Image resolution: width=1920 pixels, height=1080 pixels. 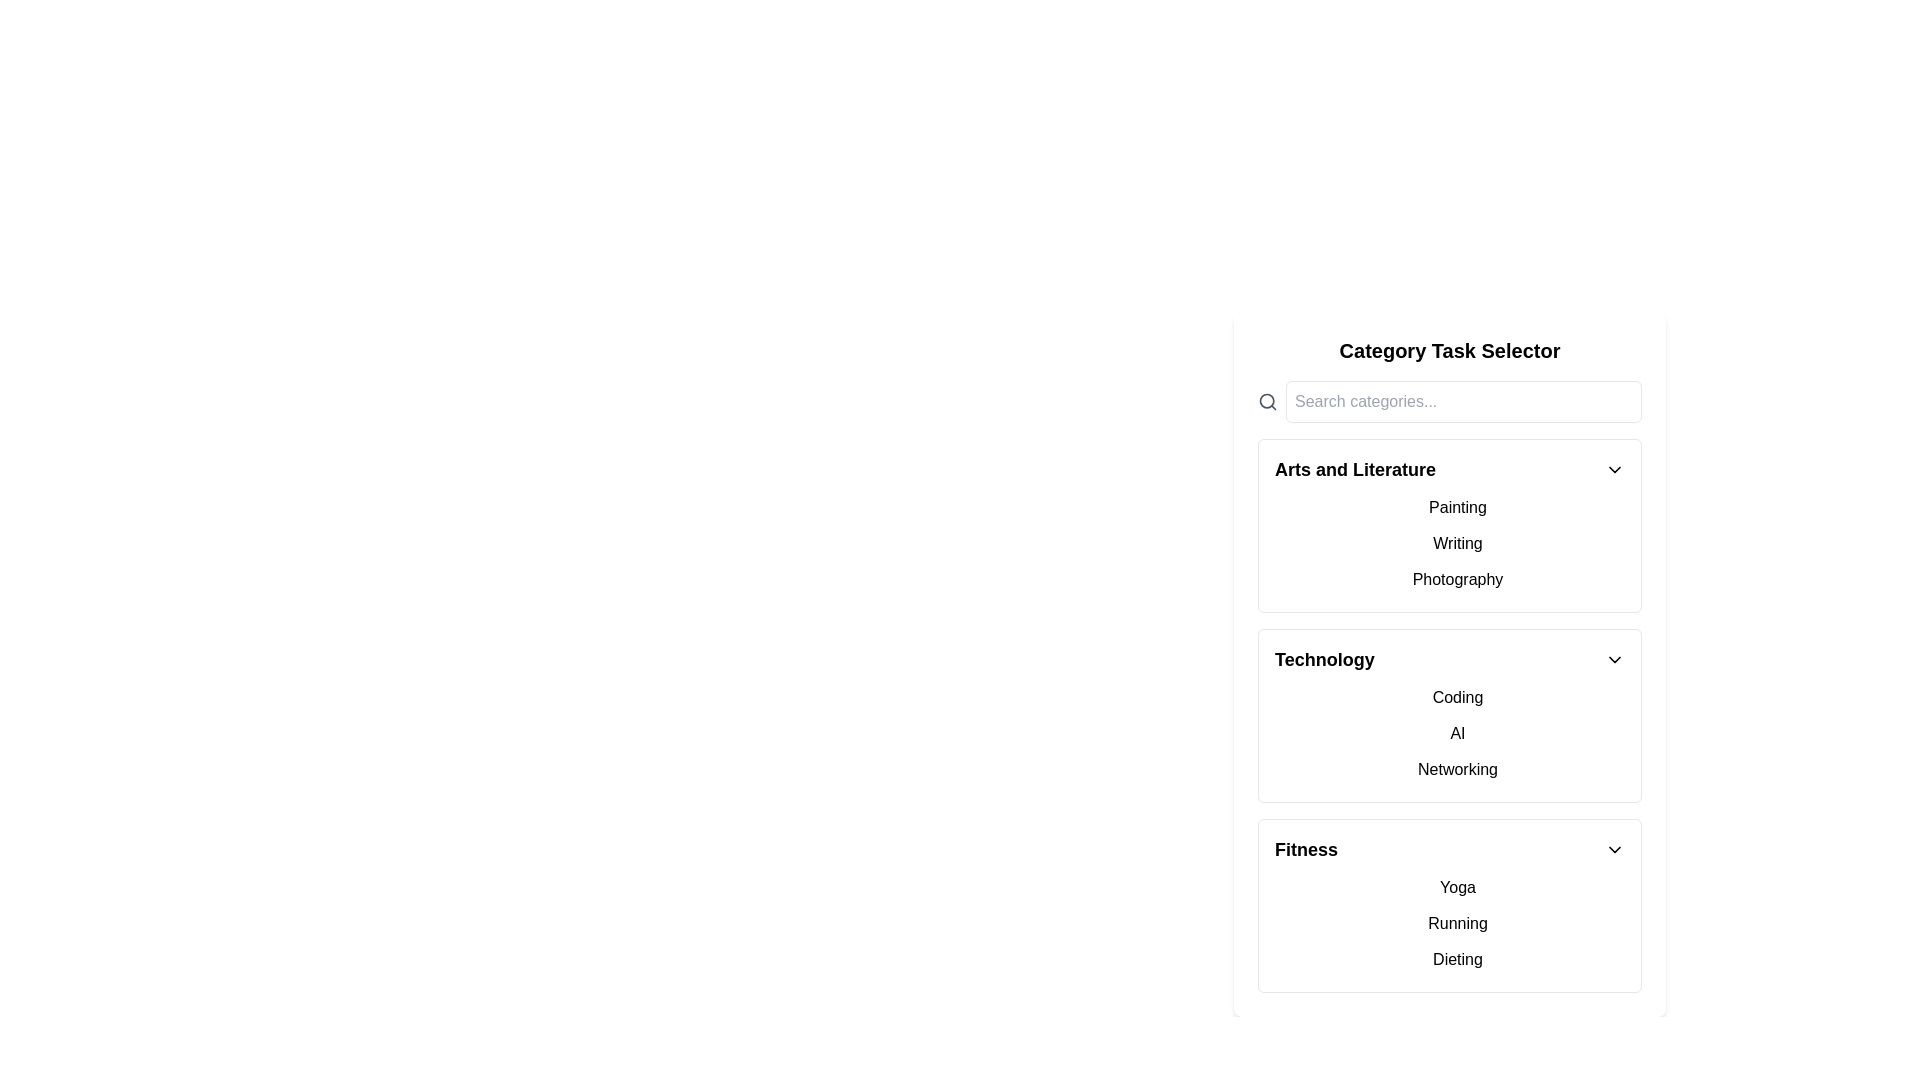 I want to click on the 'Writing' category option, which is the second item in the 'Arts and Literature' task selector list, displayed in regular black font, so click(x=1458, y=543).